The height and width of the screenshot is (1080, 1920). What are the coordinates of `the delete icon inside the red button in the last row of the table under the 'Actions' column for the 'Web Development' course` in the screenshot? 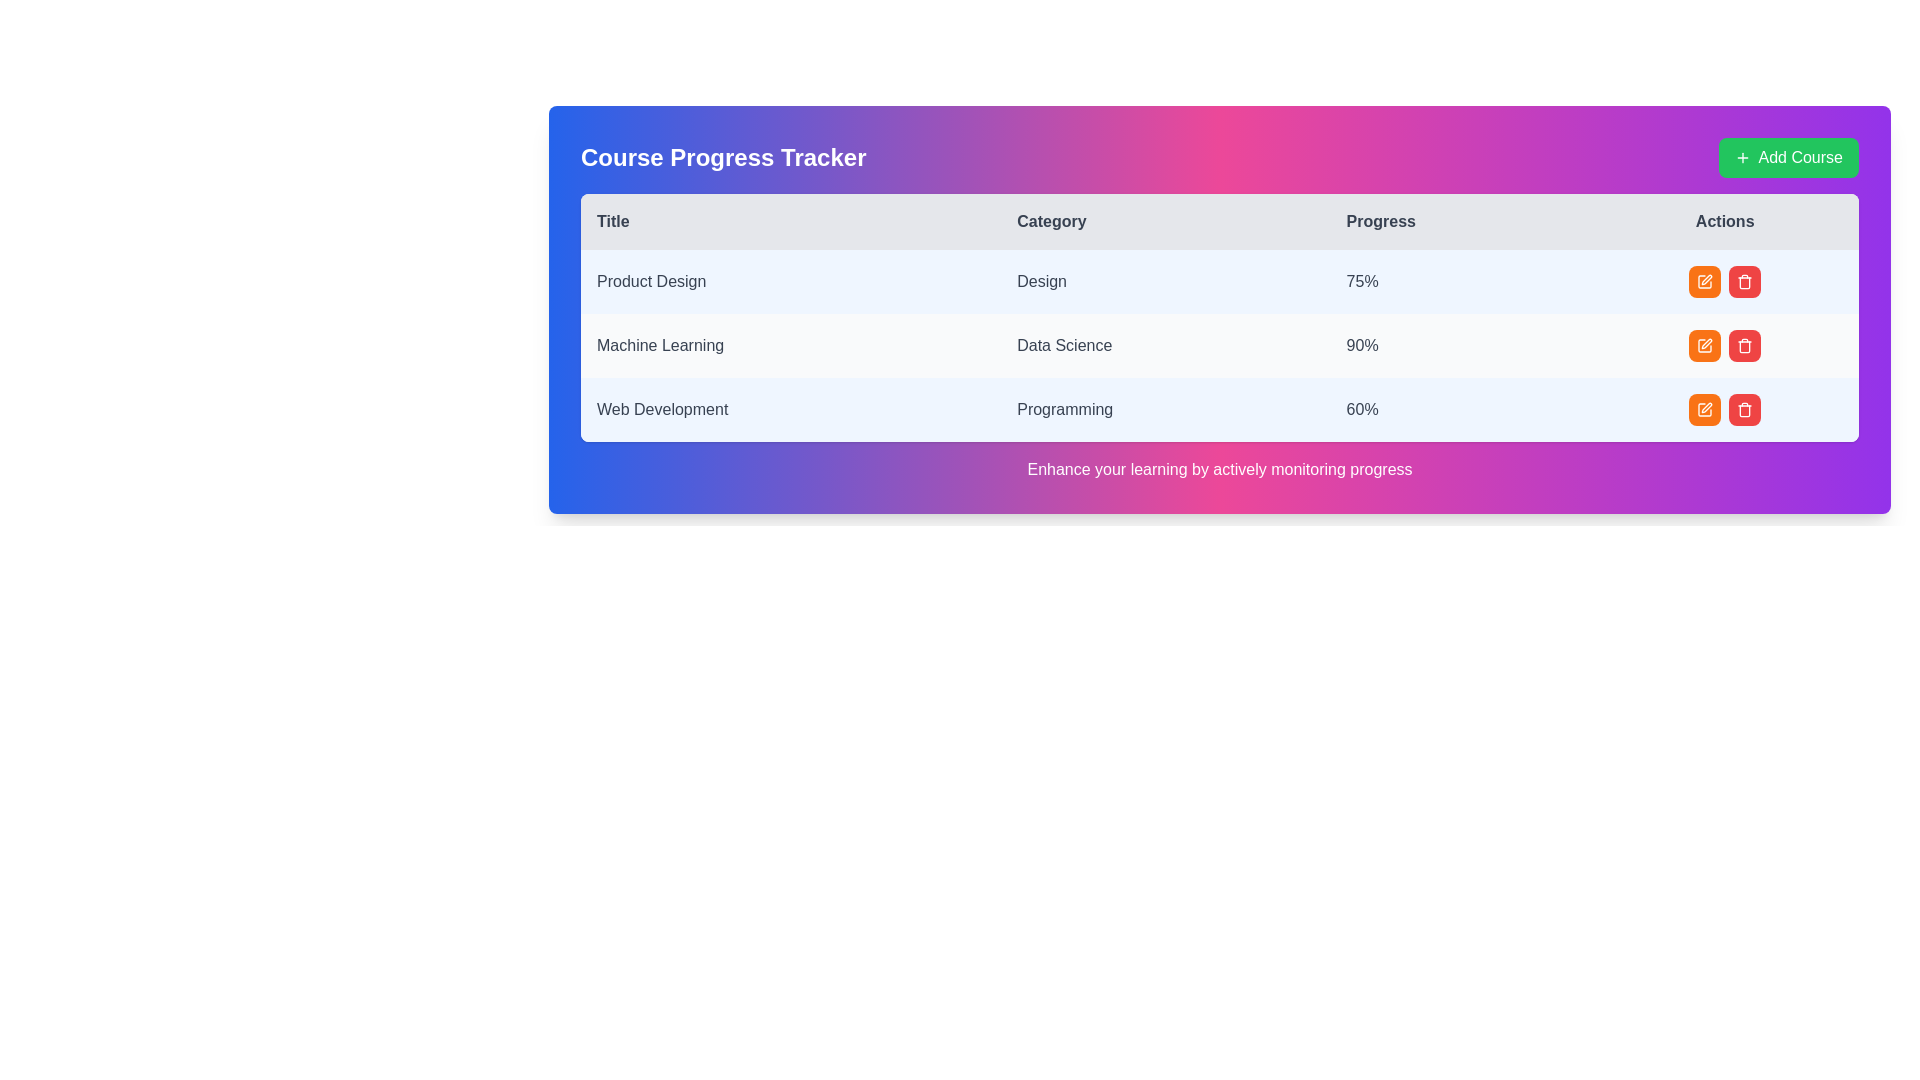 It's located at (1744, 345).